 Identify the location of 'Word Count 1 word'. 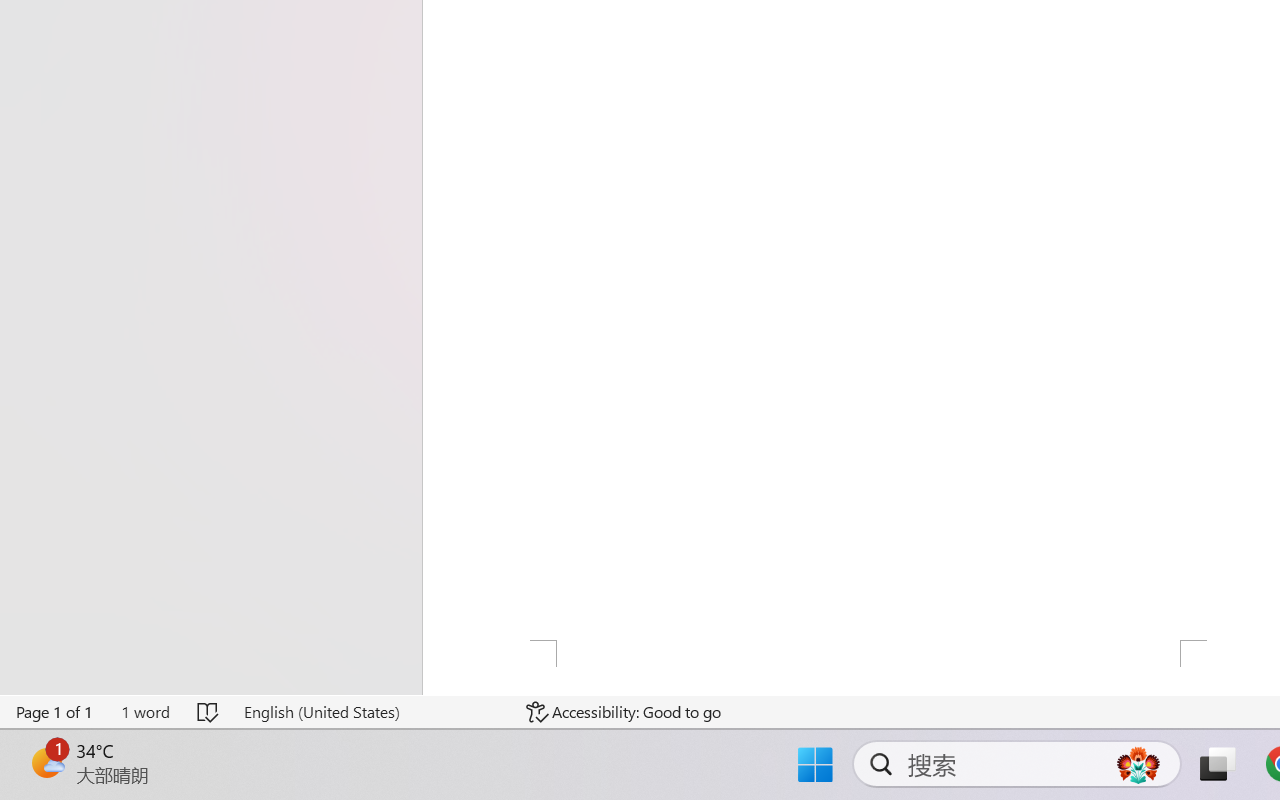
(144, 711).